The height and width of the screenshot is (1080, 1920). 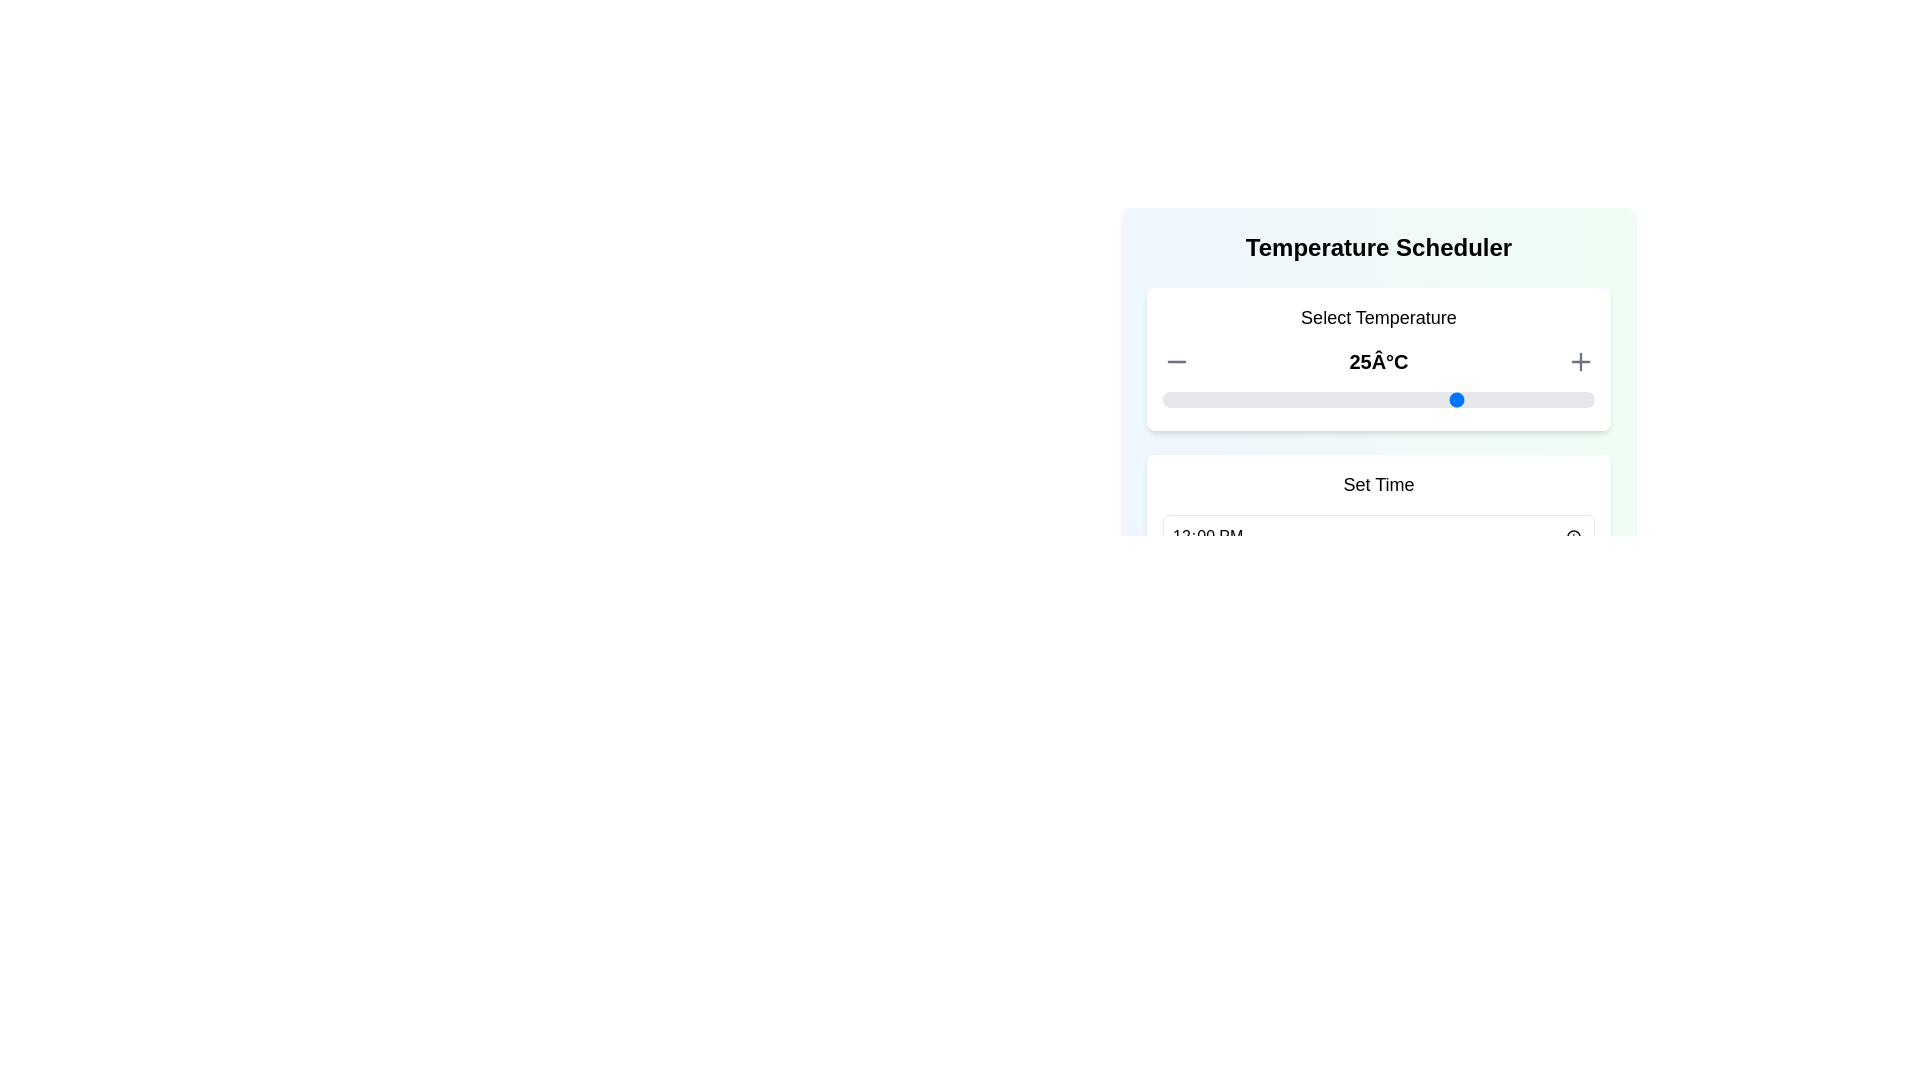 What do you see at coordinates (1259, 400) in the screenshot?
I see `the temperature slider` at bounding box center [1259, 400].